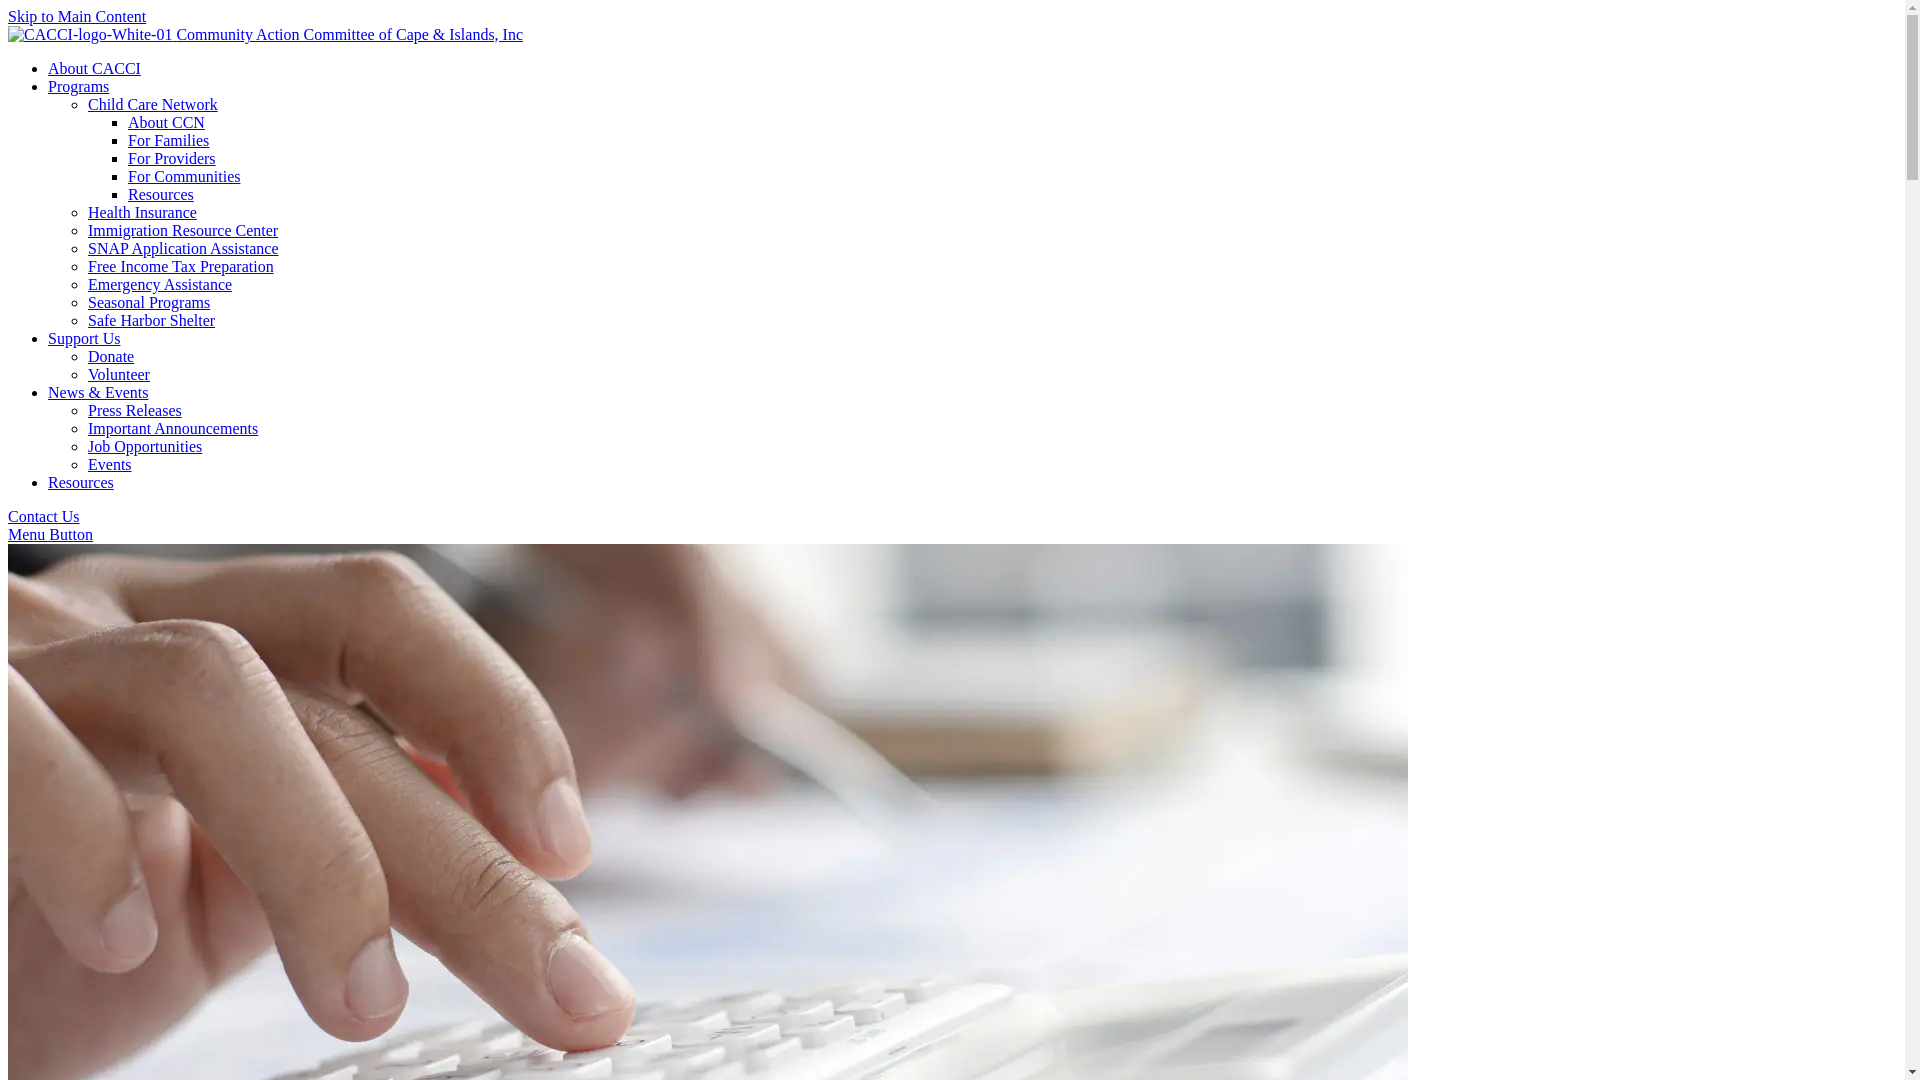 The image size is (1920, 1080). Describe the element at coordinates (78, 85) in the screenshot. I see `'Programs'` at that location.